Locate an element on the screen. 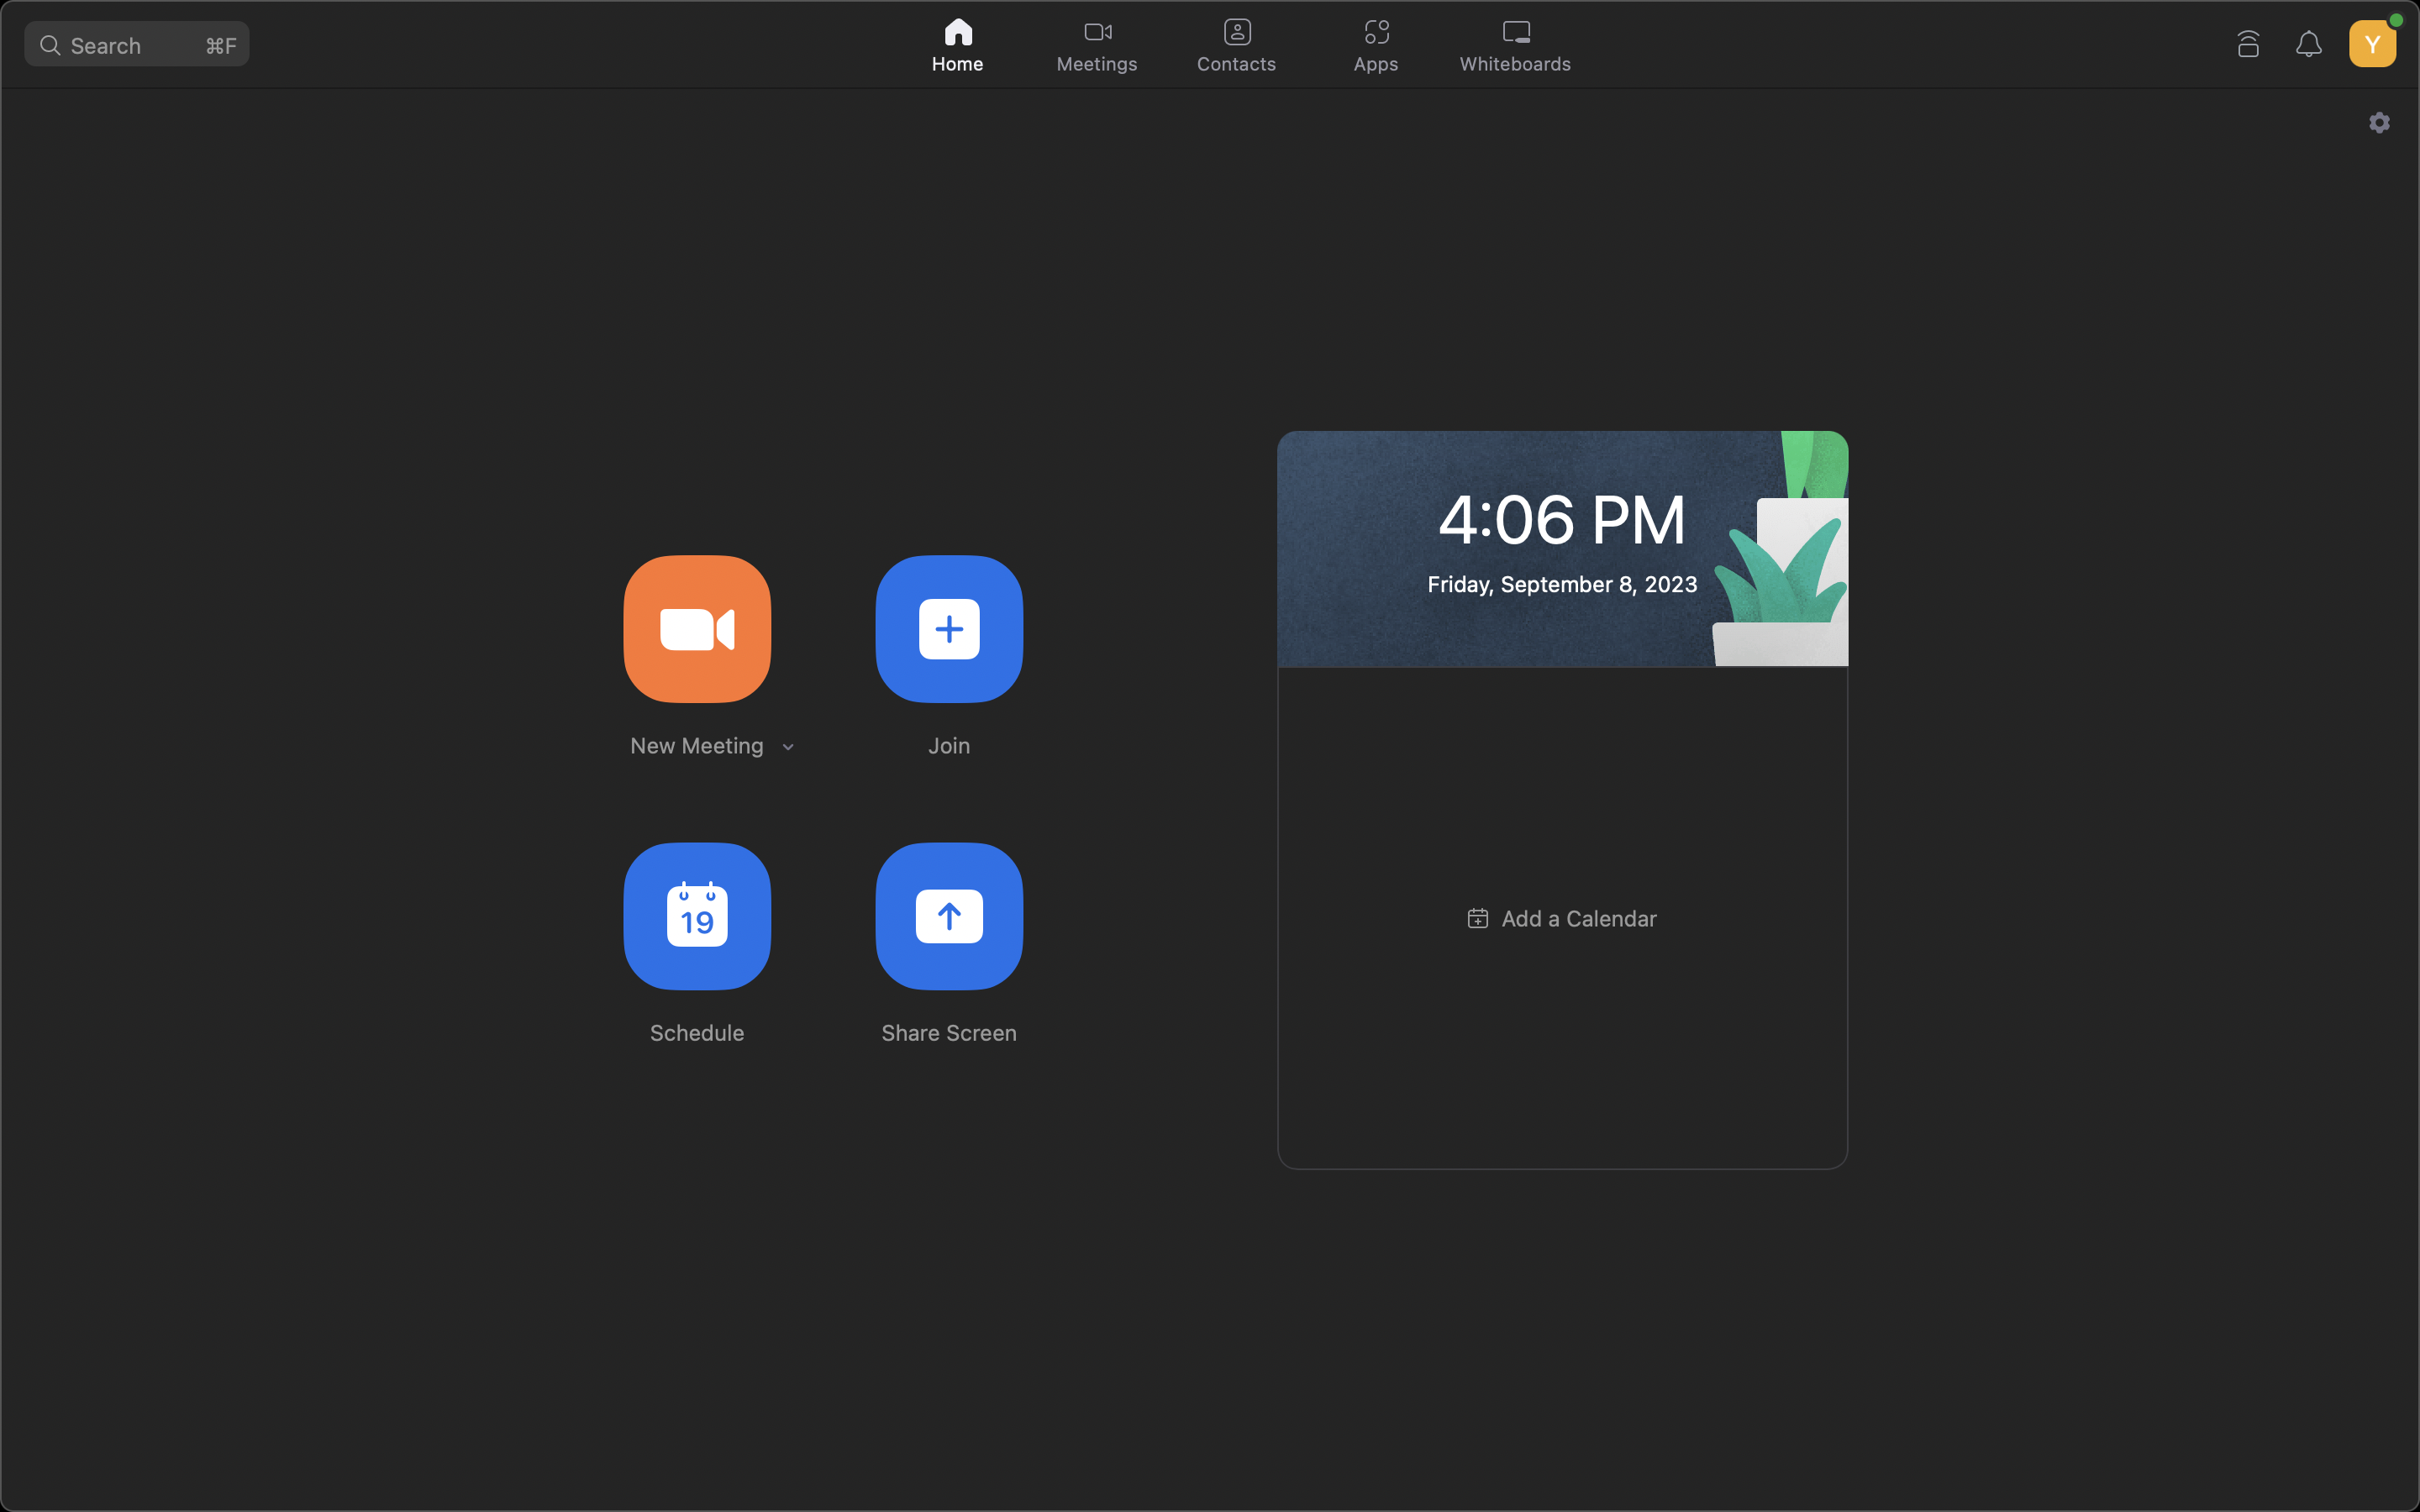 This screenshot has width=2420, height=1512. the whiteboard features is located at coordinates (1520, 46).